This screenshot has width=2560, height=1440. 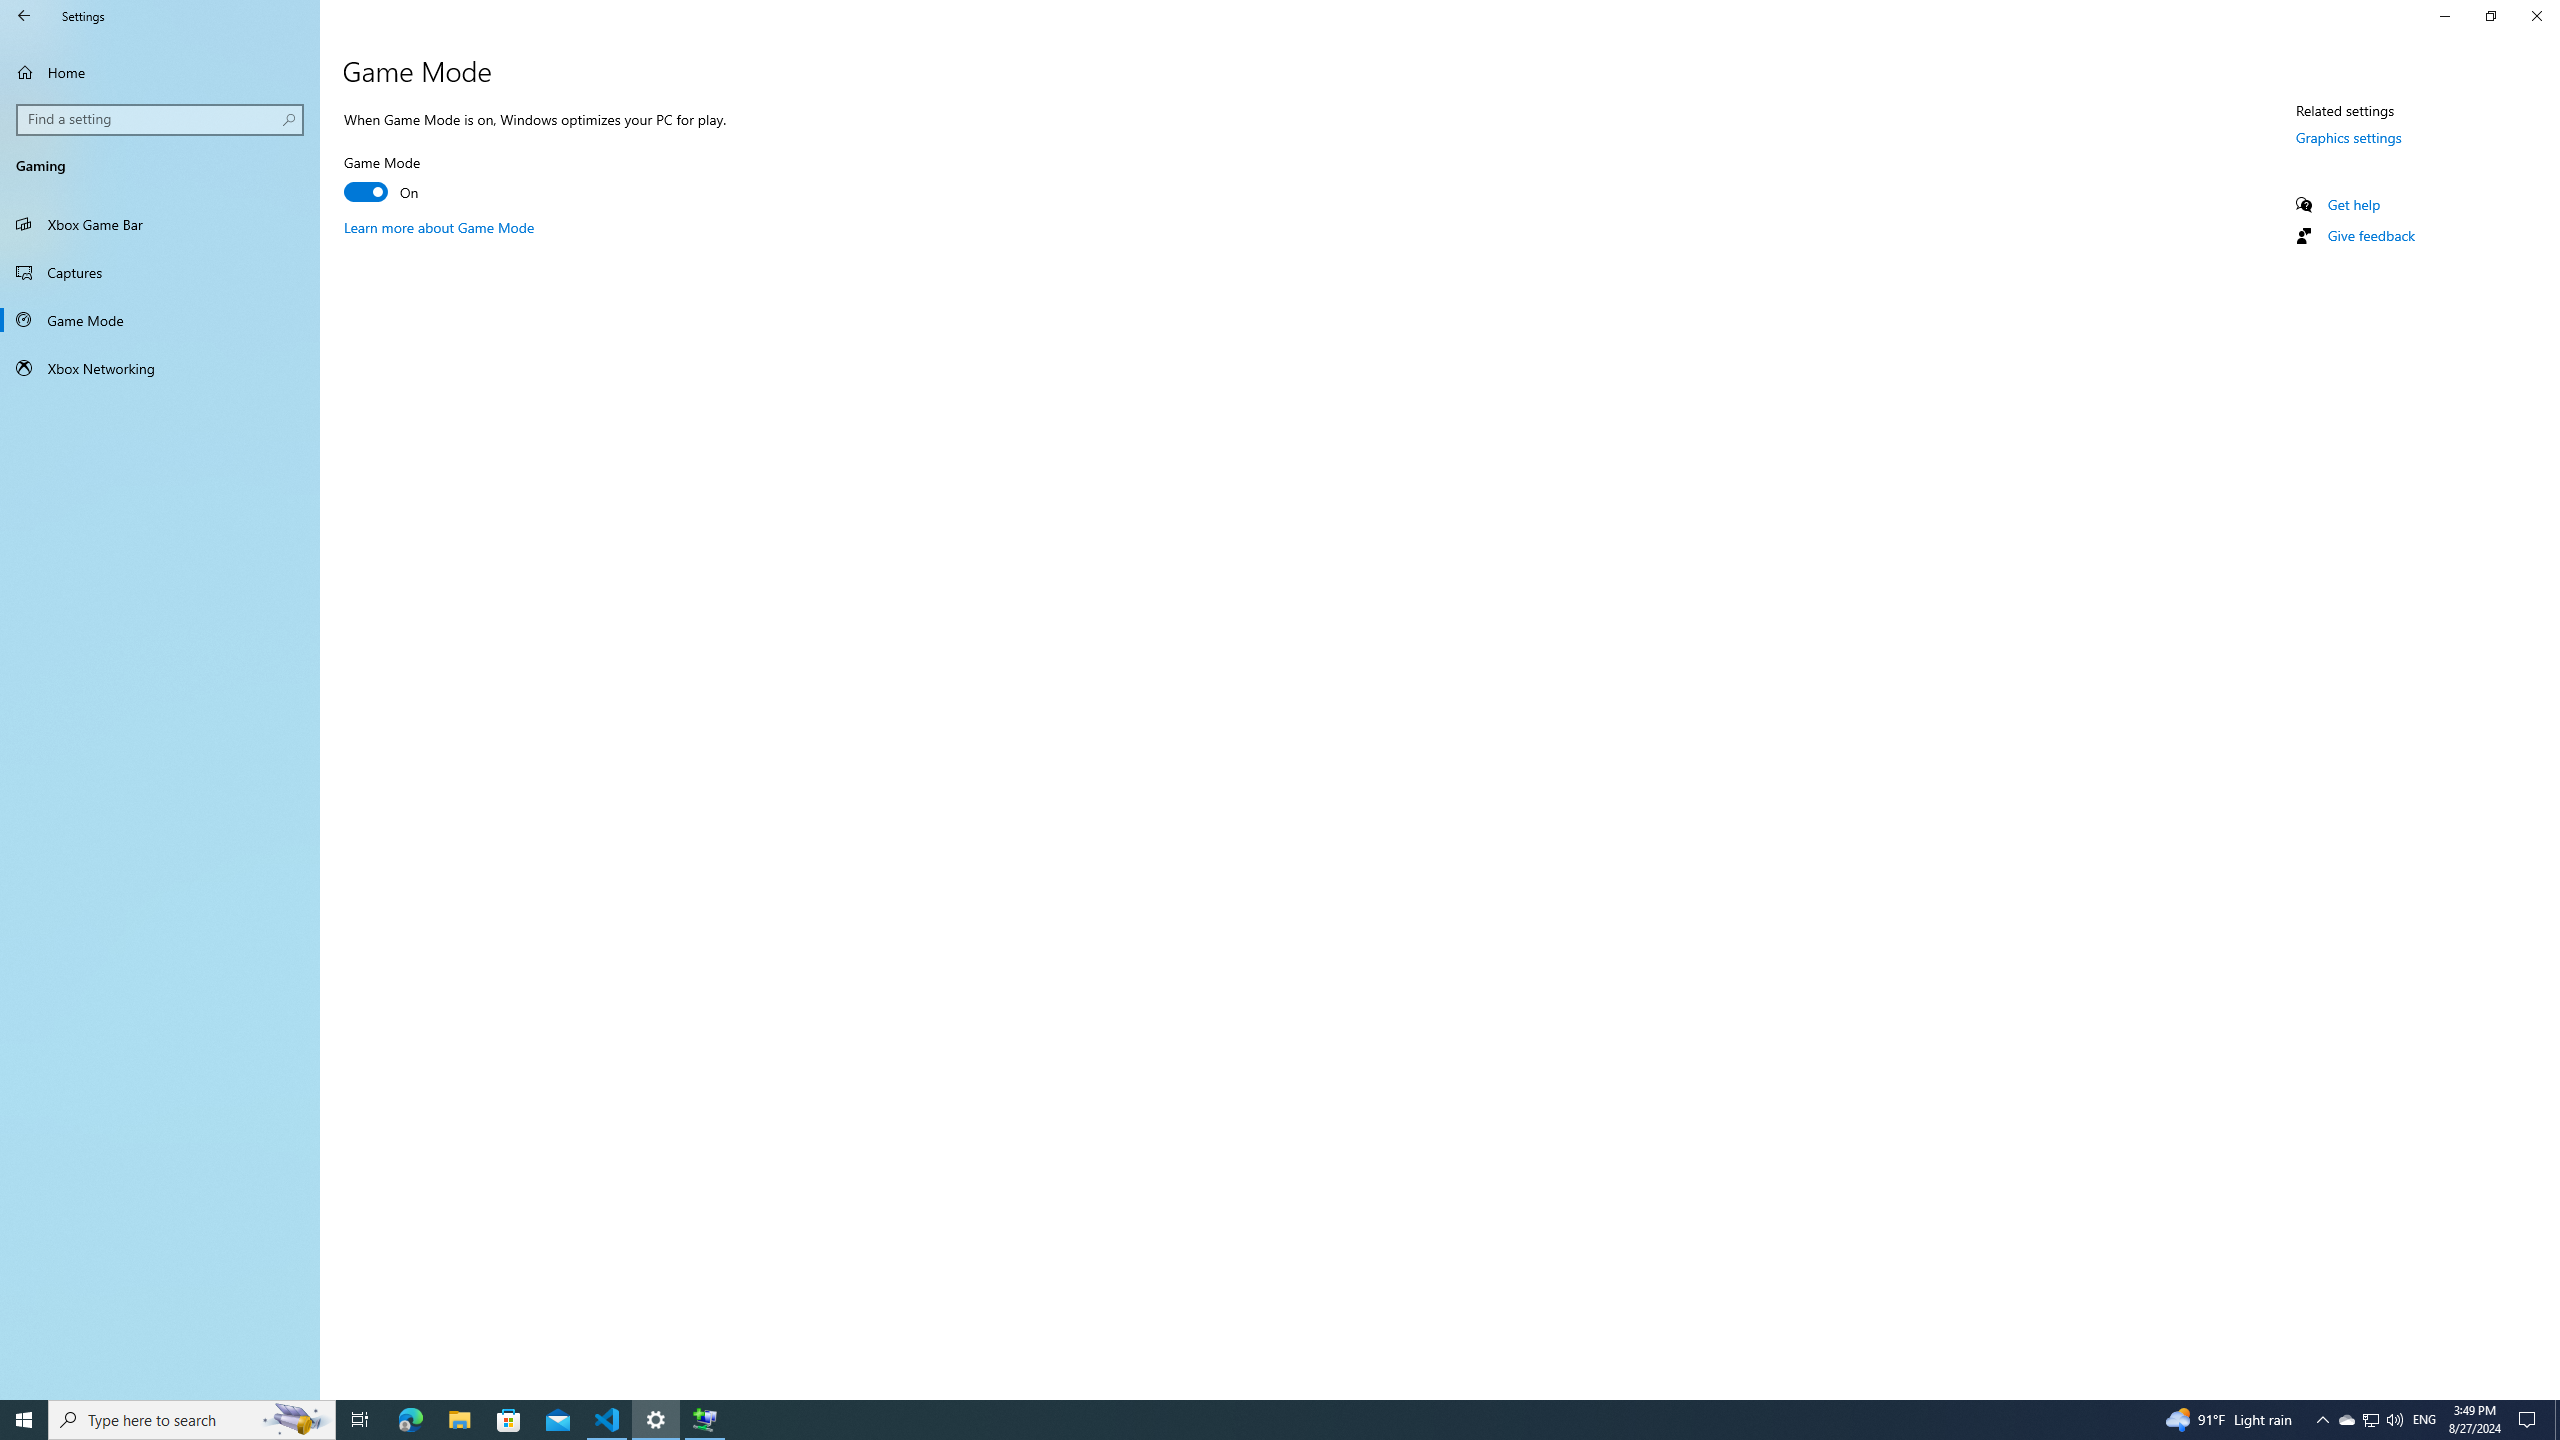 What do you see at coordinates (2369, 1418) in the screenshot?
I see `'User Promoted Notification Area'` at bounding box center [2369, 1418].